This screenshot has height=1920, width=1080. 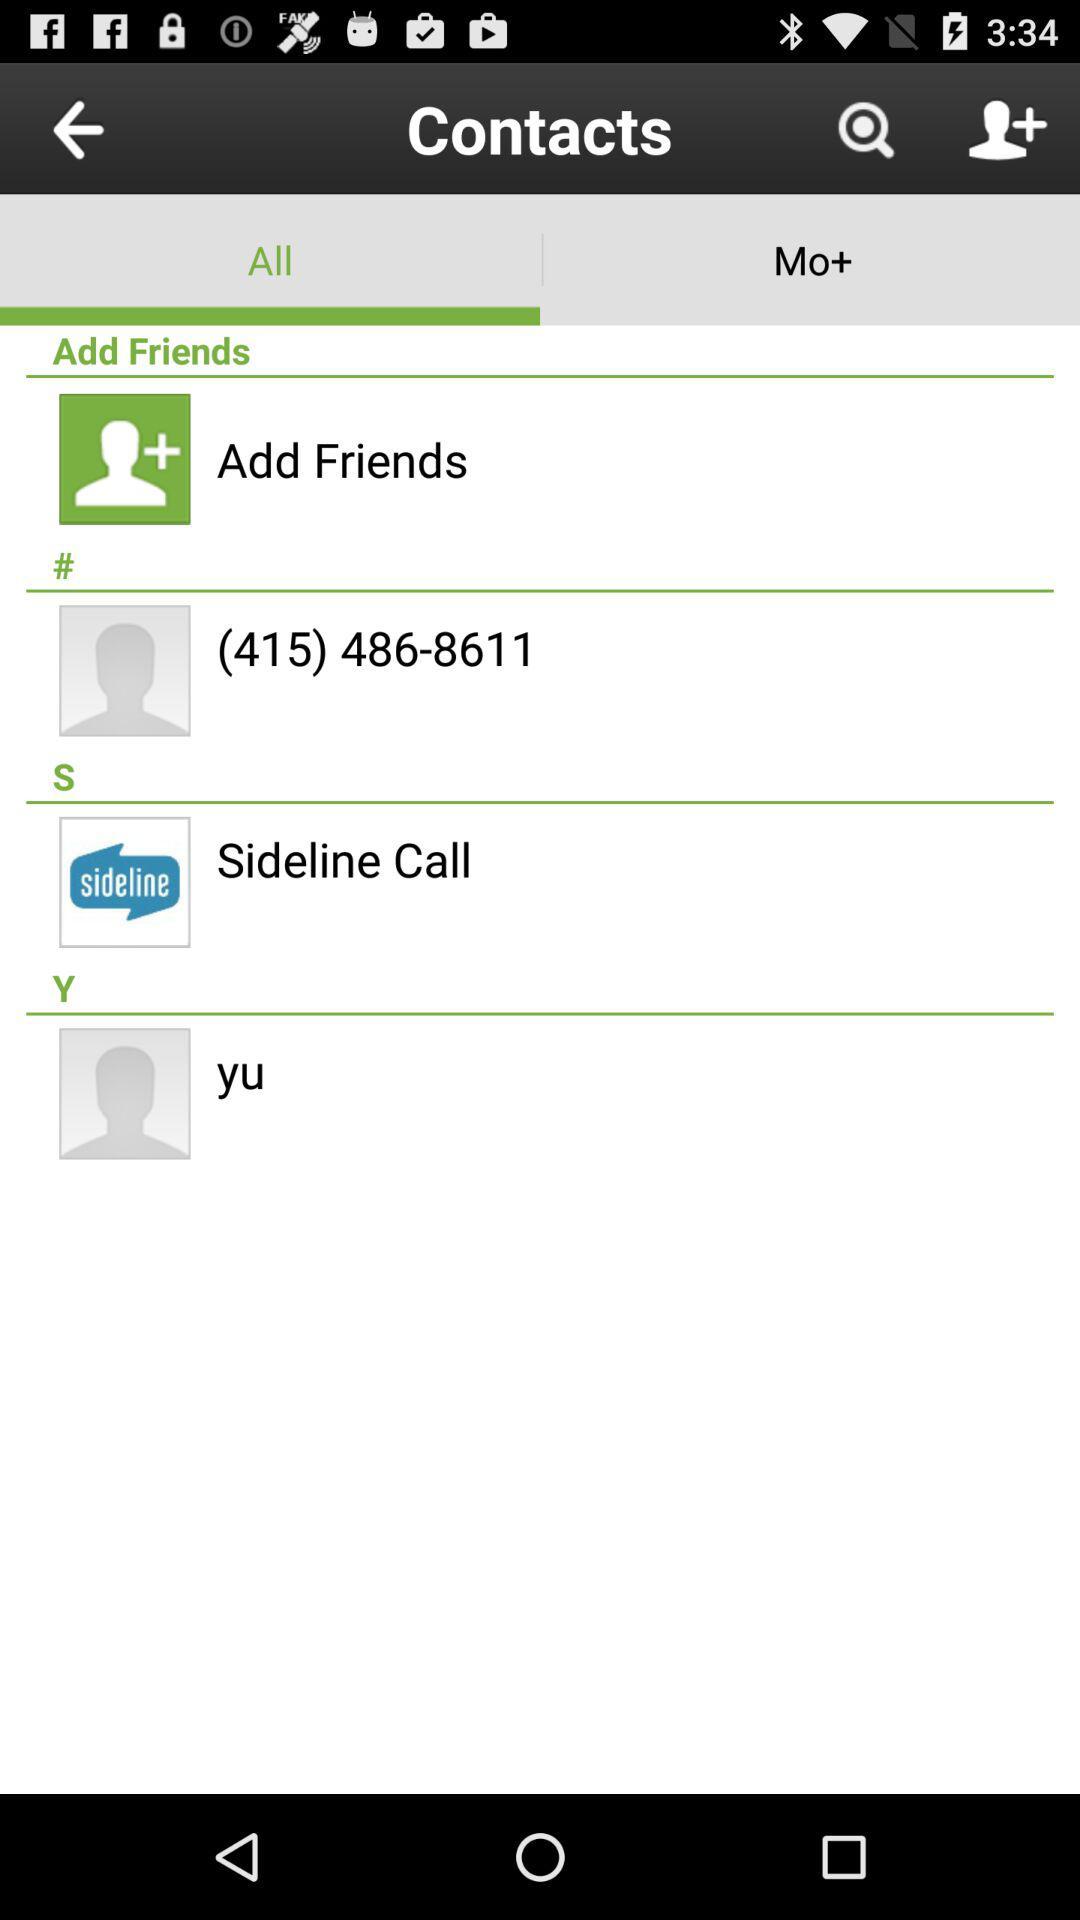 What do you see at coordinates (864, 127) in the screenshot?
I see `item to the right of contacts` at bounding box center [864, 127].